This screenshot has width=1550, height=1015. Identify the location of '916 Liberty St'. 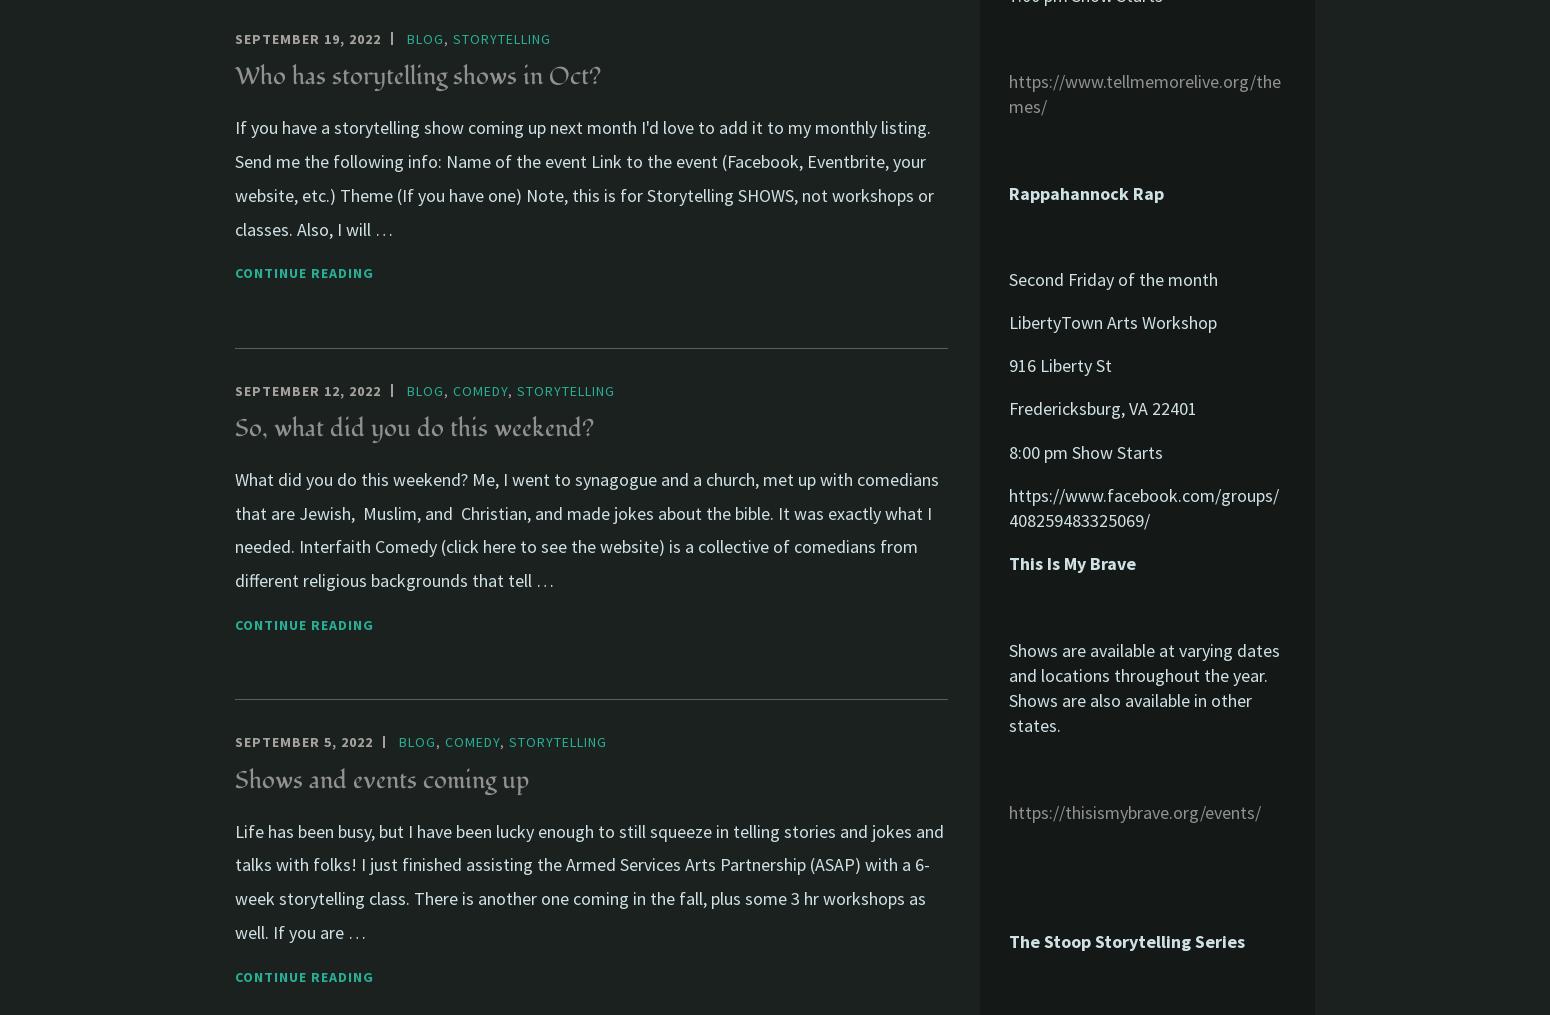
(1060, 365).